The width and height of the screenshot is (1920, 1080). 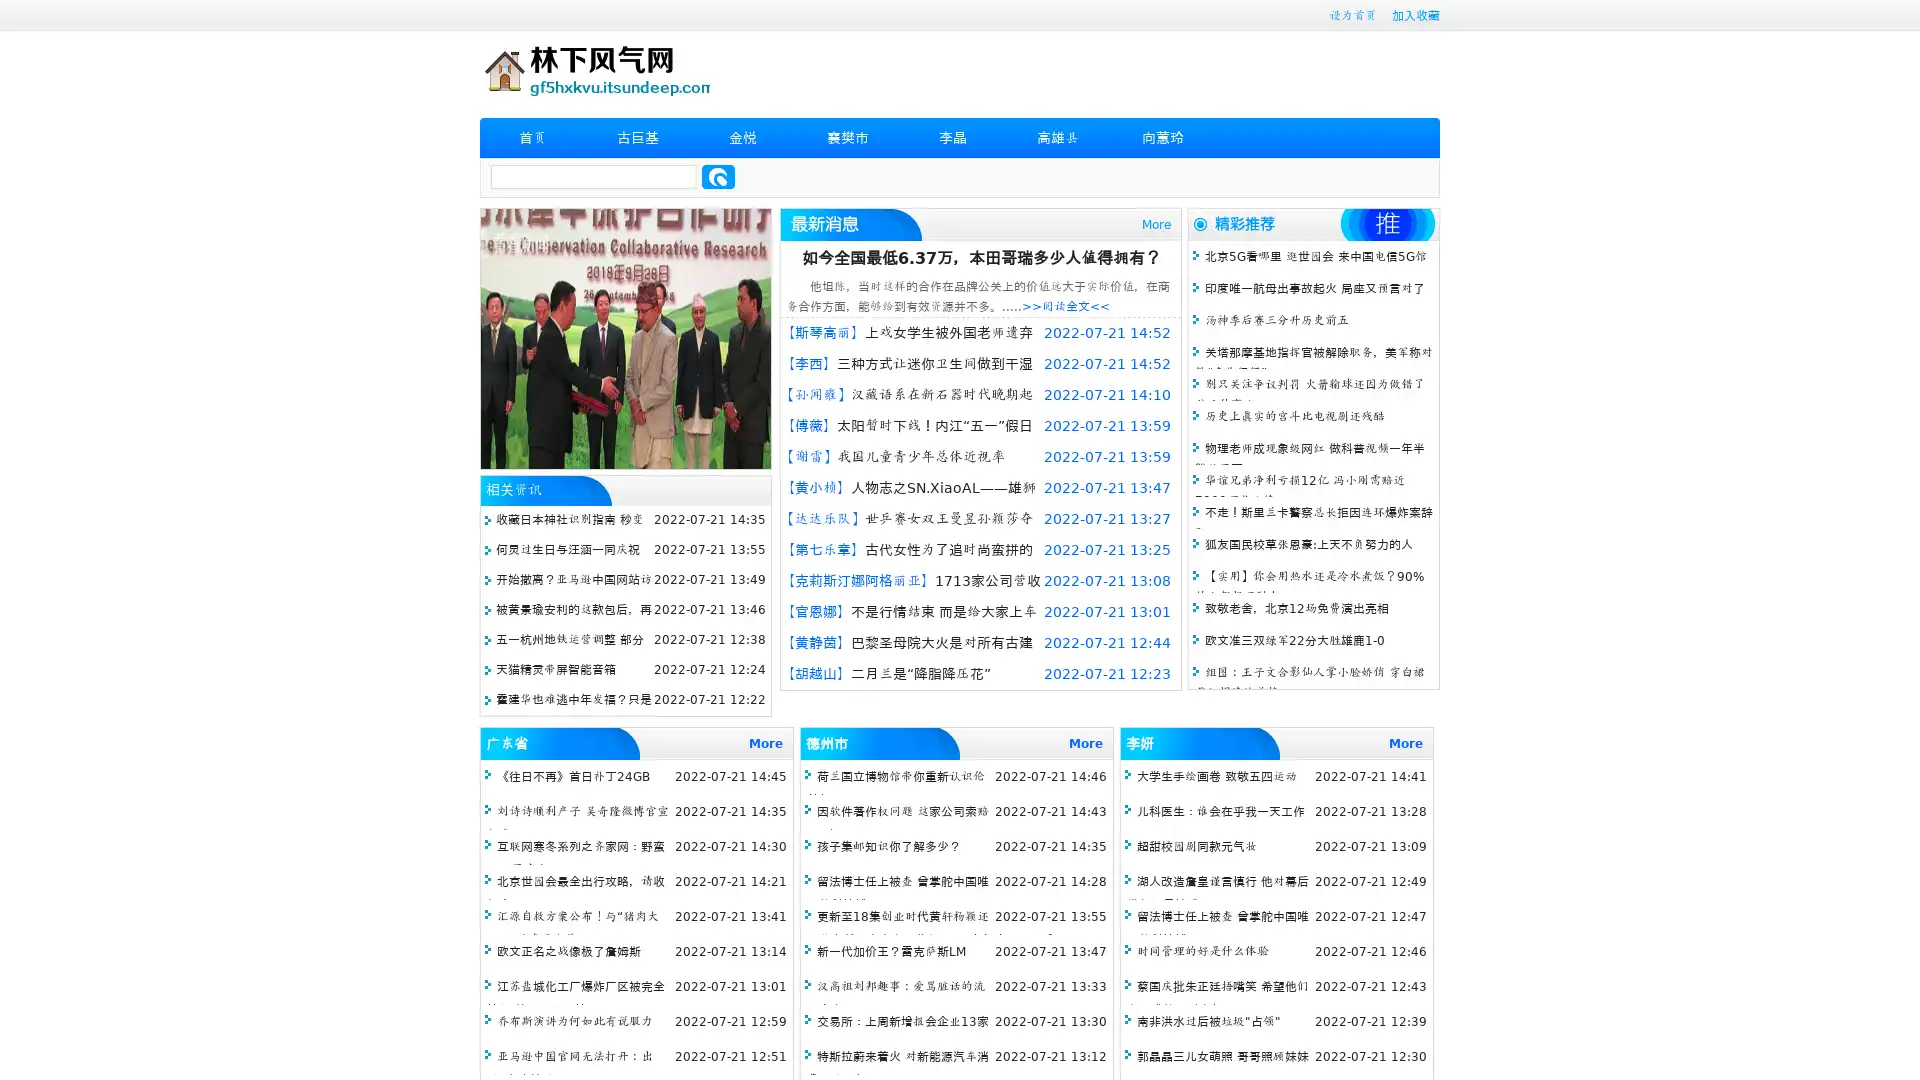 What do you see at coordinates (718, 176) in the screenshot?
I see `Search` at bounding box center [718, 176].